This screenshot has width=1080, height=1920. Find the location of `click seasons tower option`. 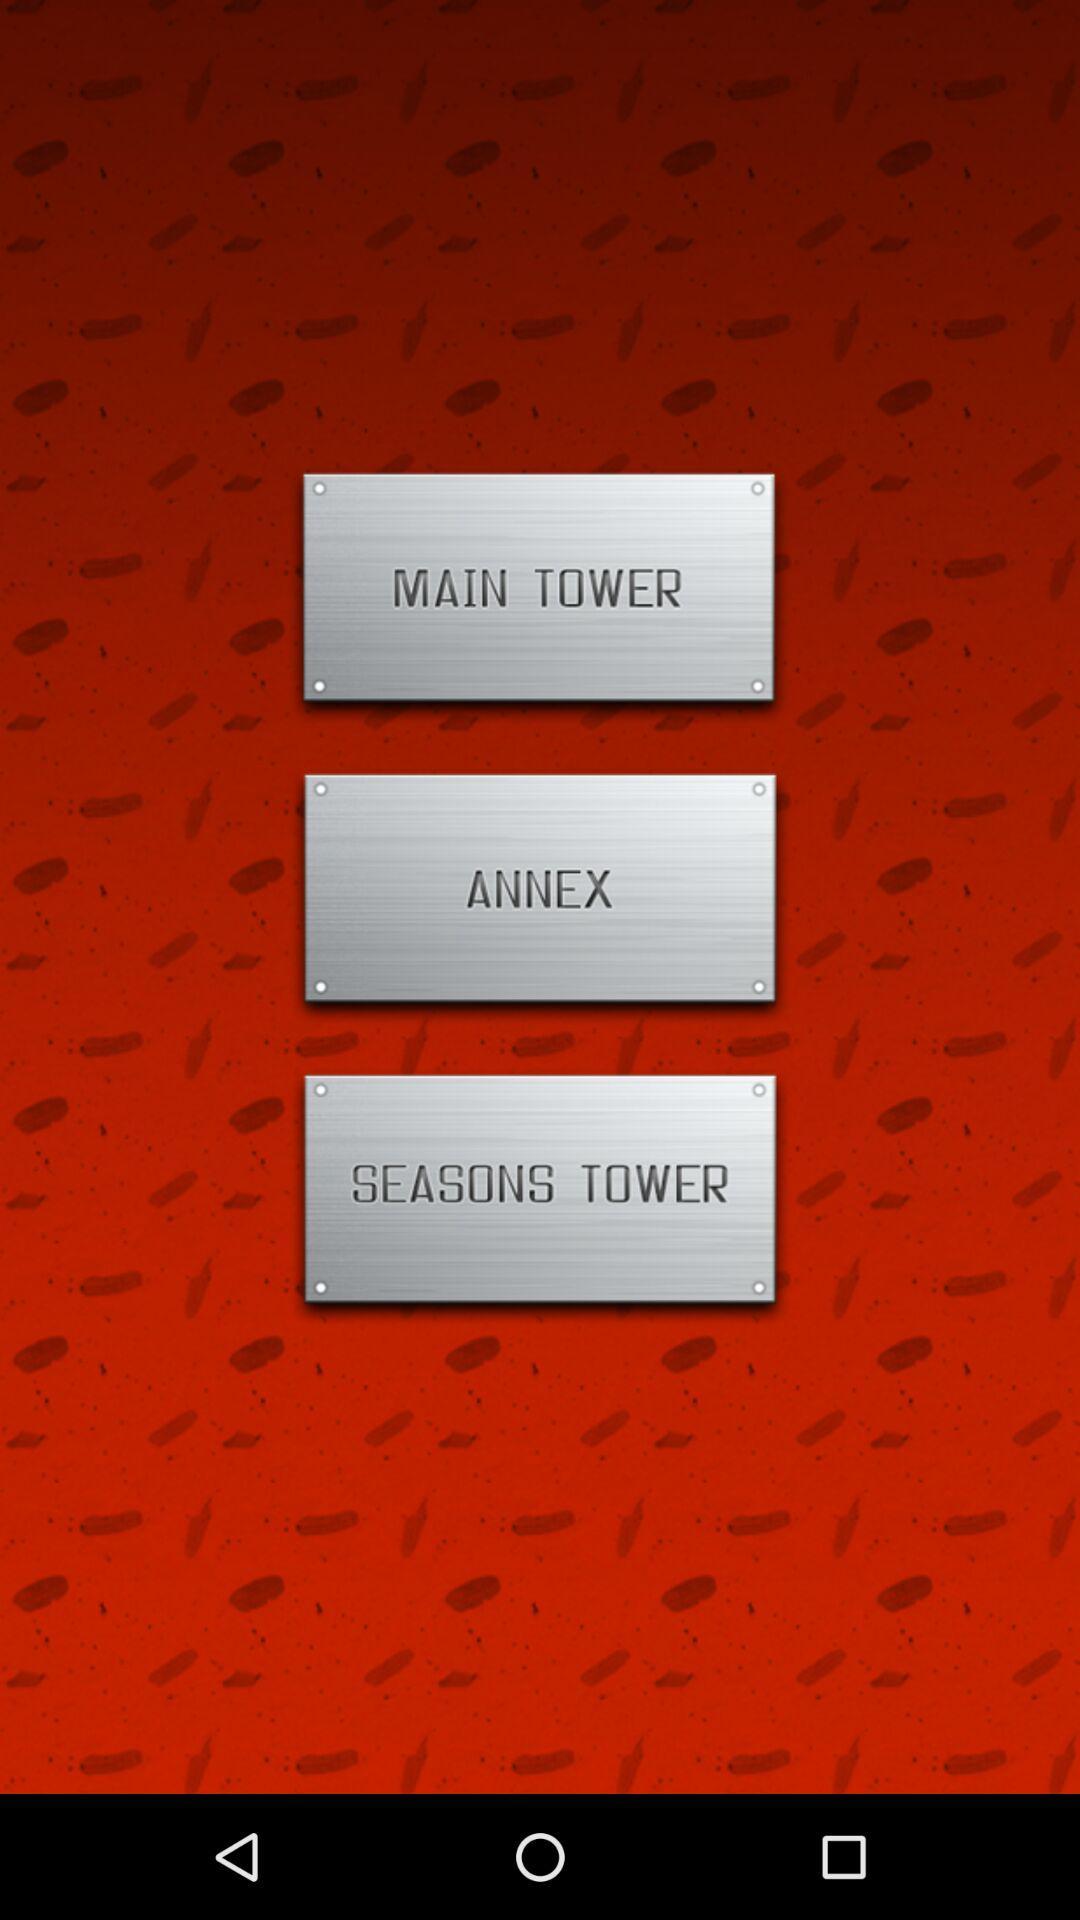

click seasons tower option is located at coordinates (540, 1197).